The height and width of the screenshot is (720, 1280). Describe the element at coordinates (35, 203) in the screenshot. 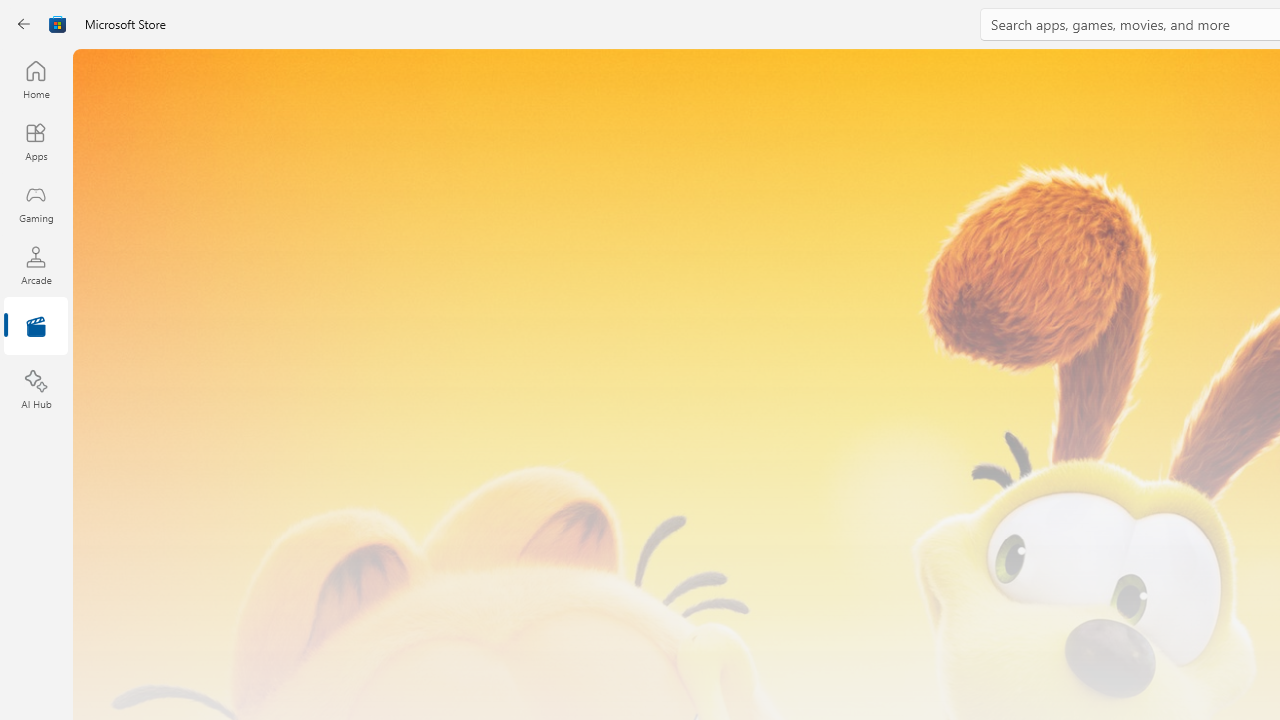

I see `'Gaming'` at that location.